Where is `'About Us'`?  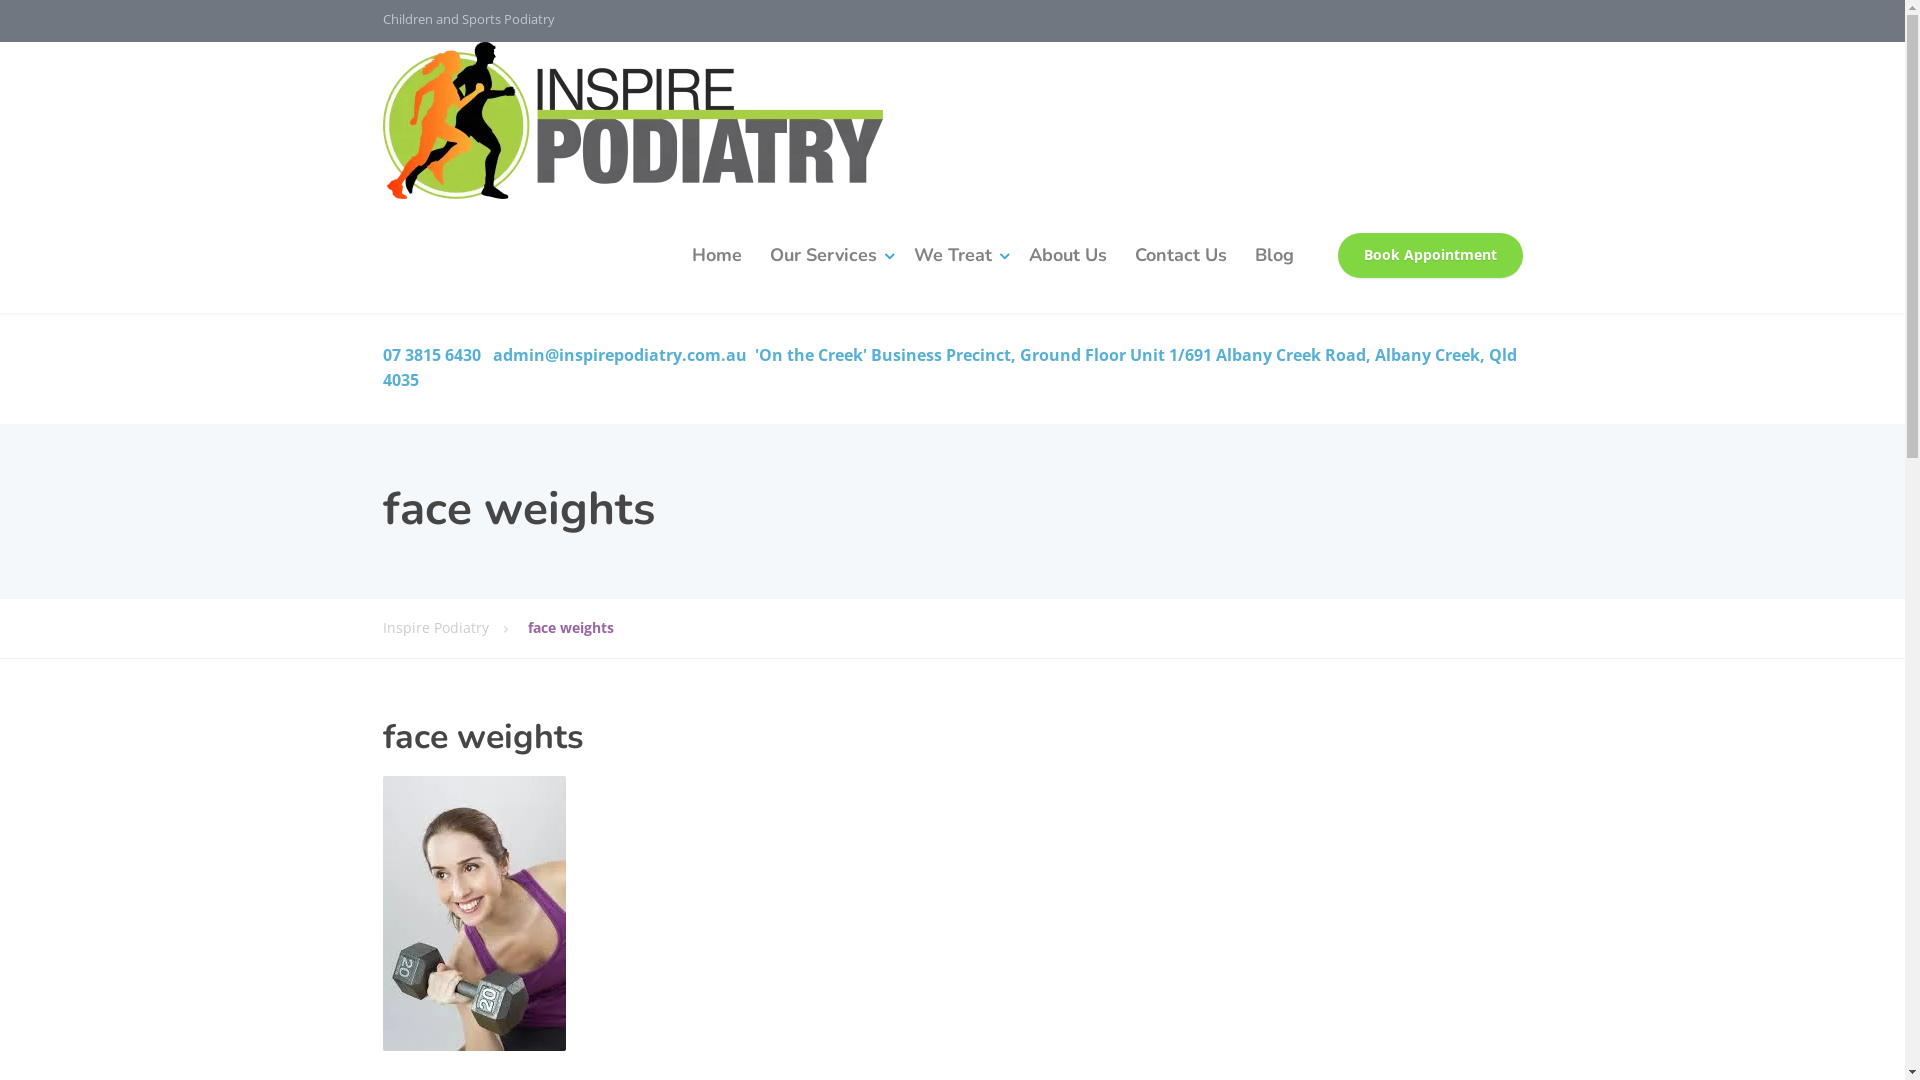
'About Us' is located at coordinates (1065, 254).